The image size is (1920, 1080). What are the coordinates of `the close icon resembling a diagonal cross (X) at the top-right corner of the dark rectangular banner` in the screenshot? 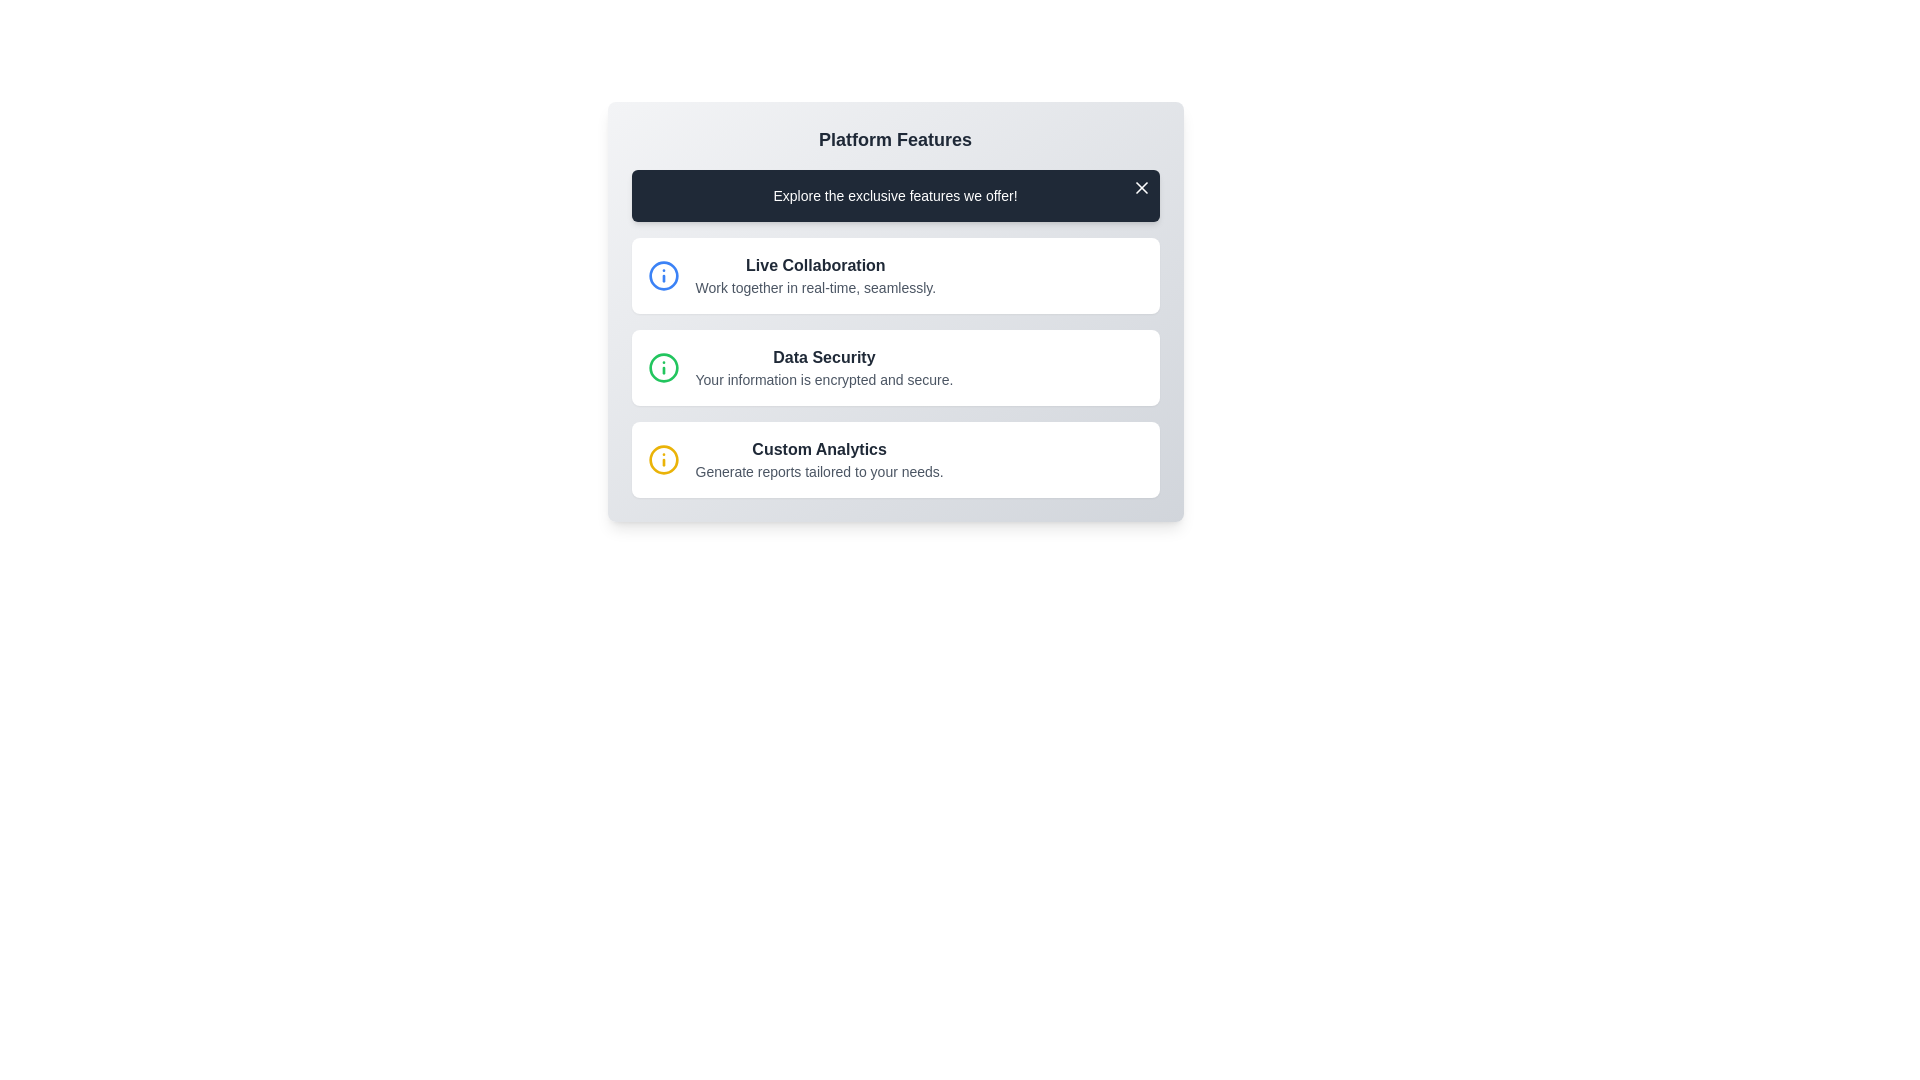 It's located at (1141, 188).